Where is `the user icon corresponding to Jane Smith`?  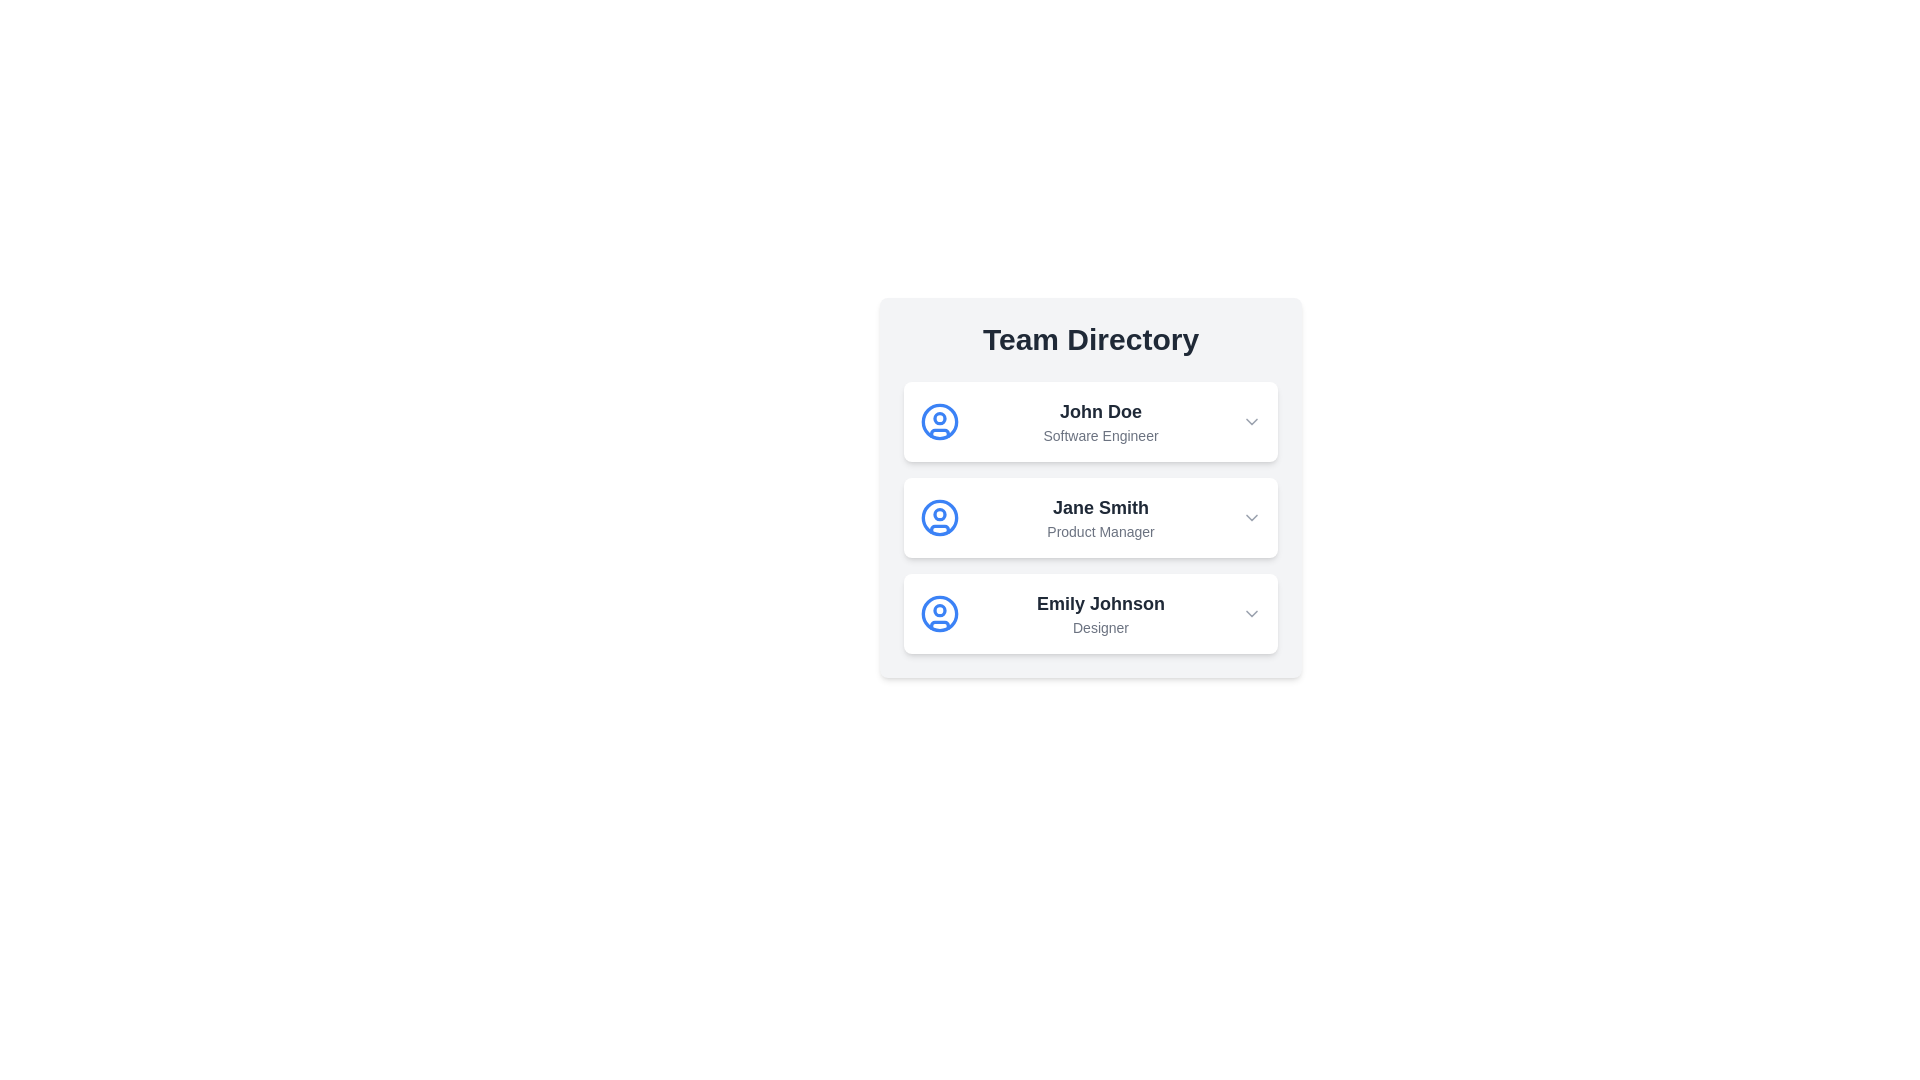 the user icon corresponding to Jane Smith is located at coordinates (939, 516).